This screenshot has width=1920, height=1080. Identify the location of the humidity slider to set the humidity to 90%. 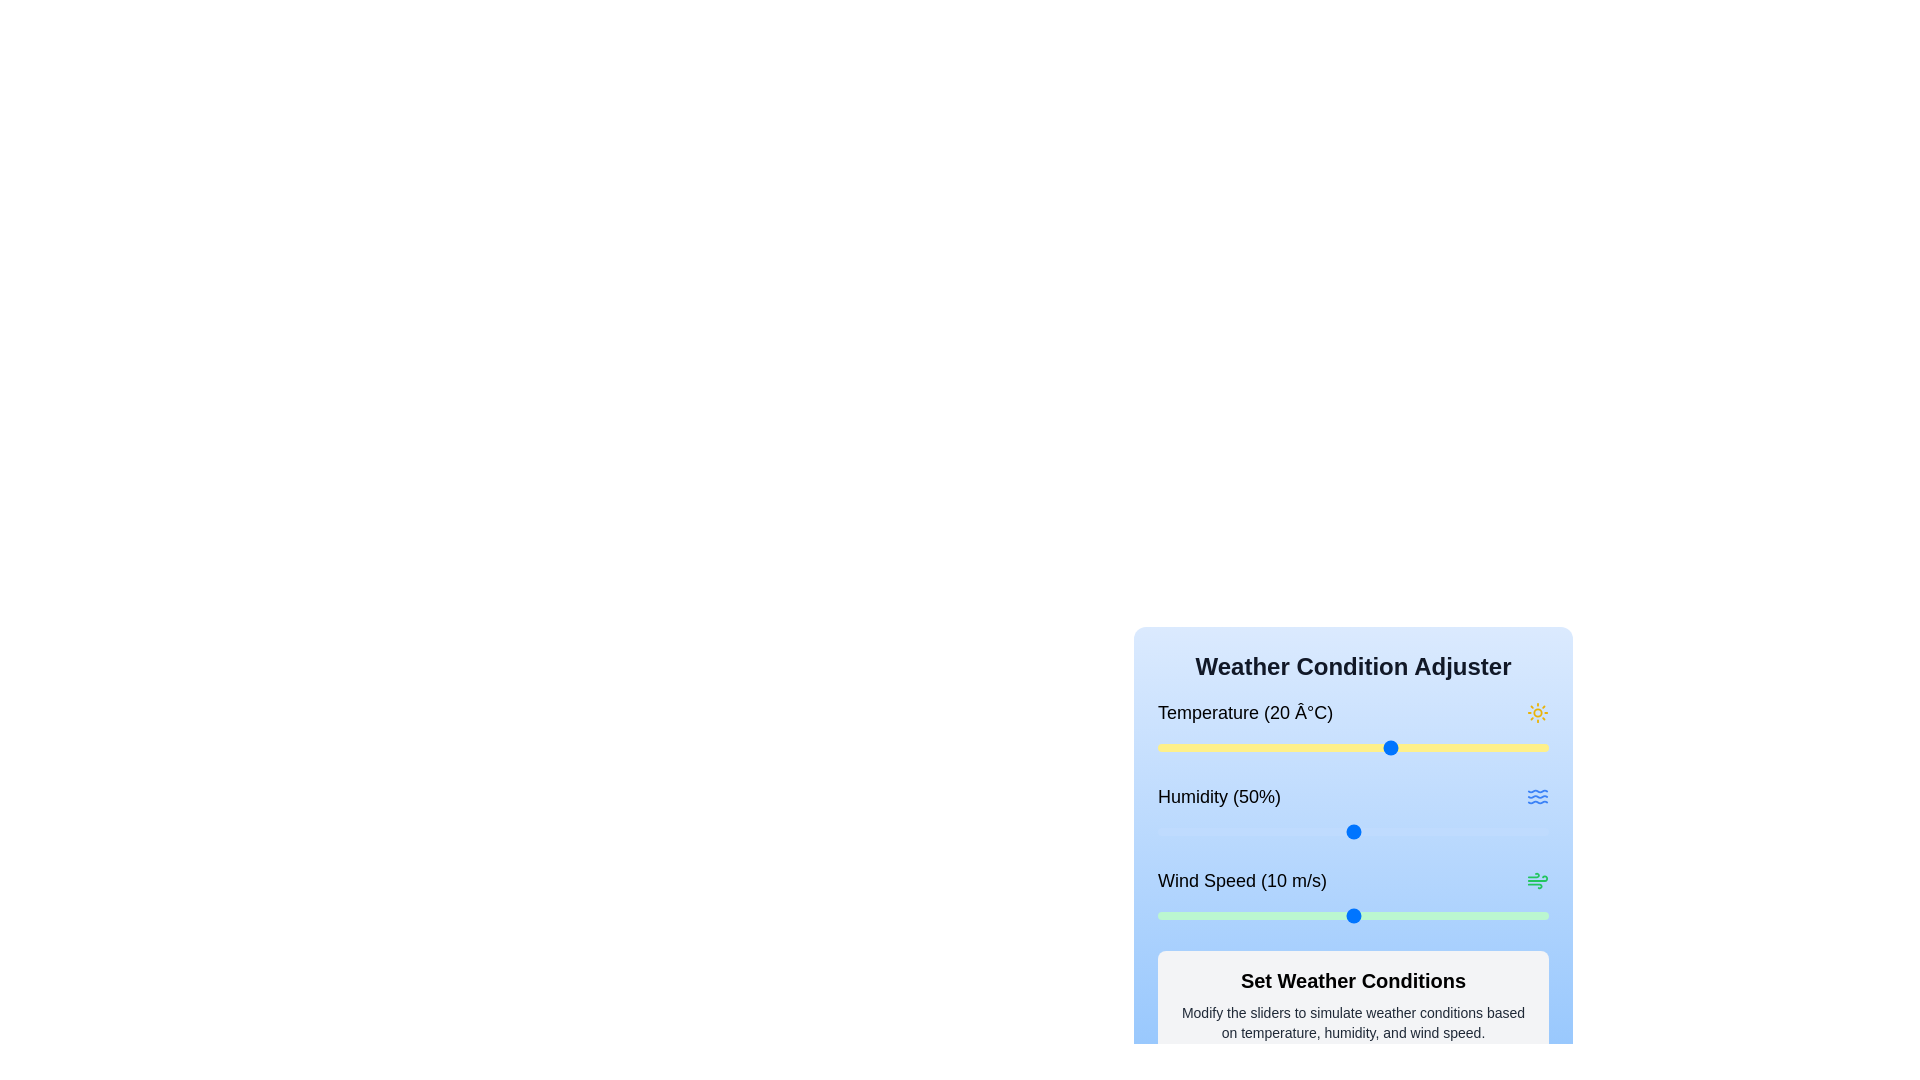
(1509, 832).